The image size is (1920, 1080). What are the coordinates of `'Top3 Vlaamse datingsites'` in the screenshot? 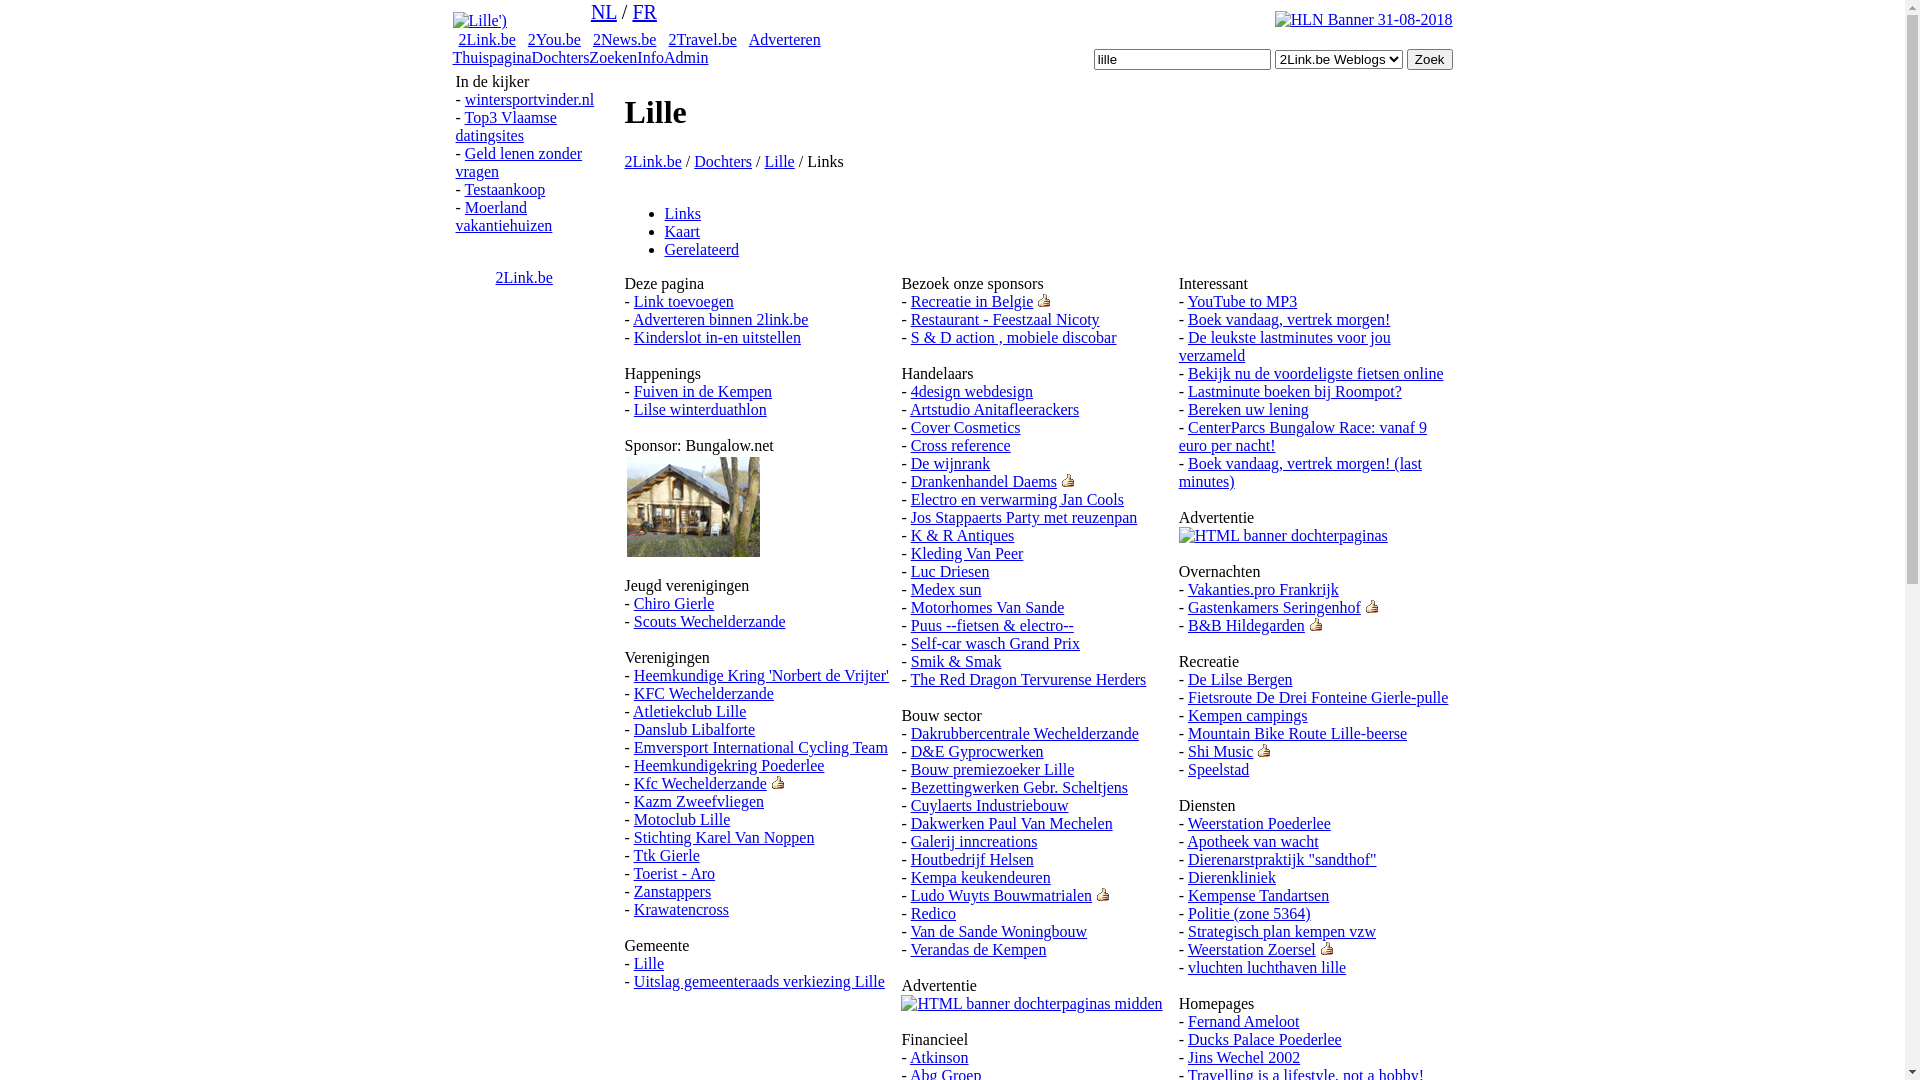 It's located at (506, 126).